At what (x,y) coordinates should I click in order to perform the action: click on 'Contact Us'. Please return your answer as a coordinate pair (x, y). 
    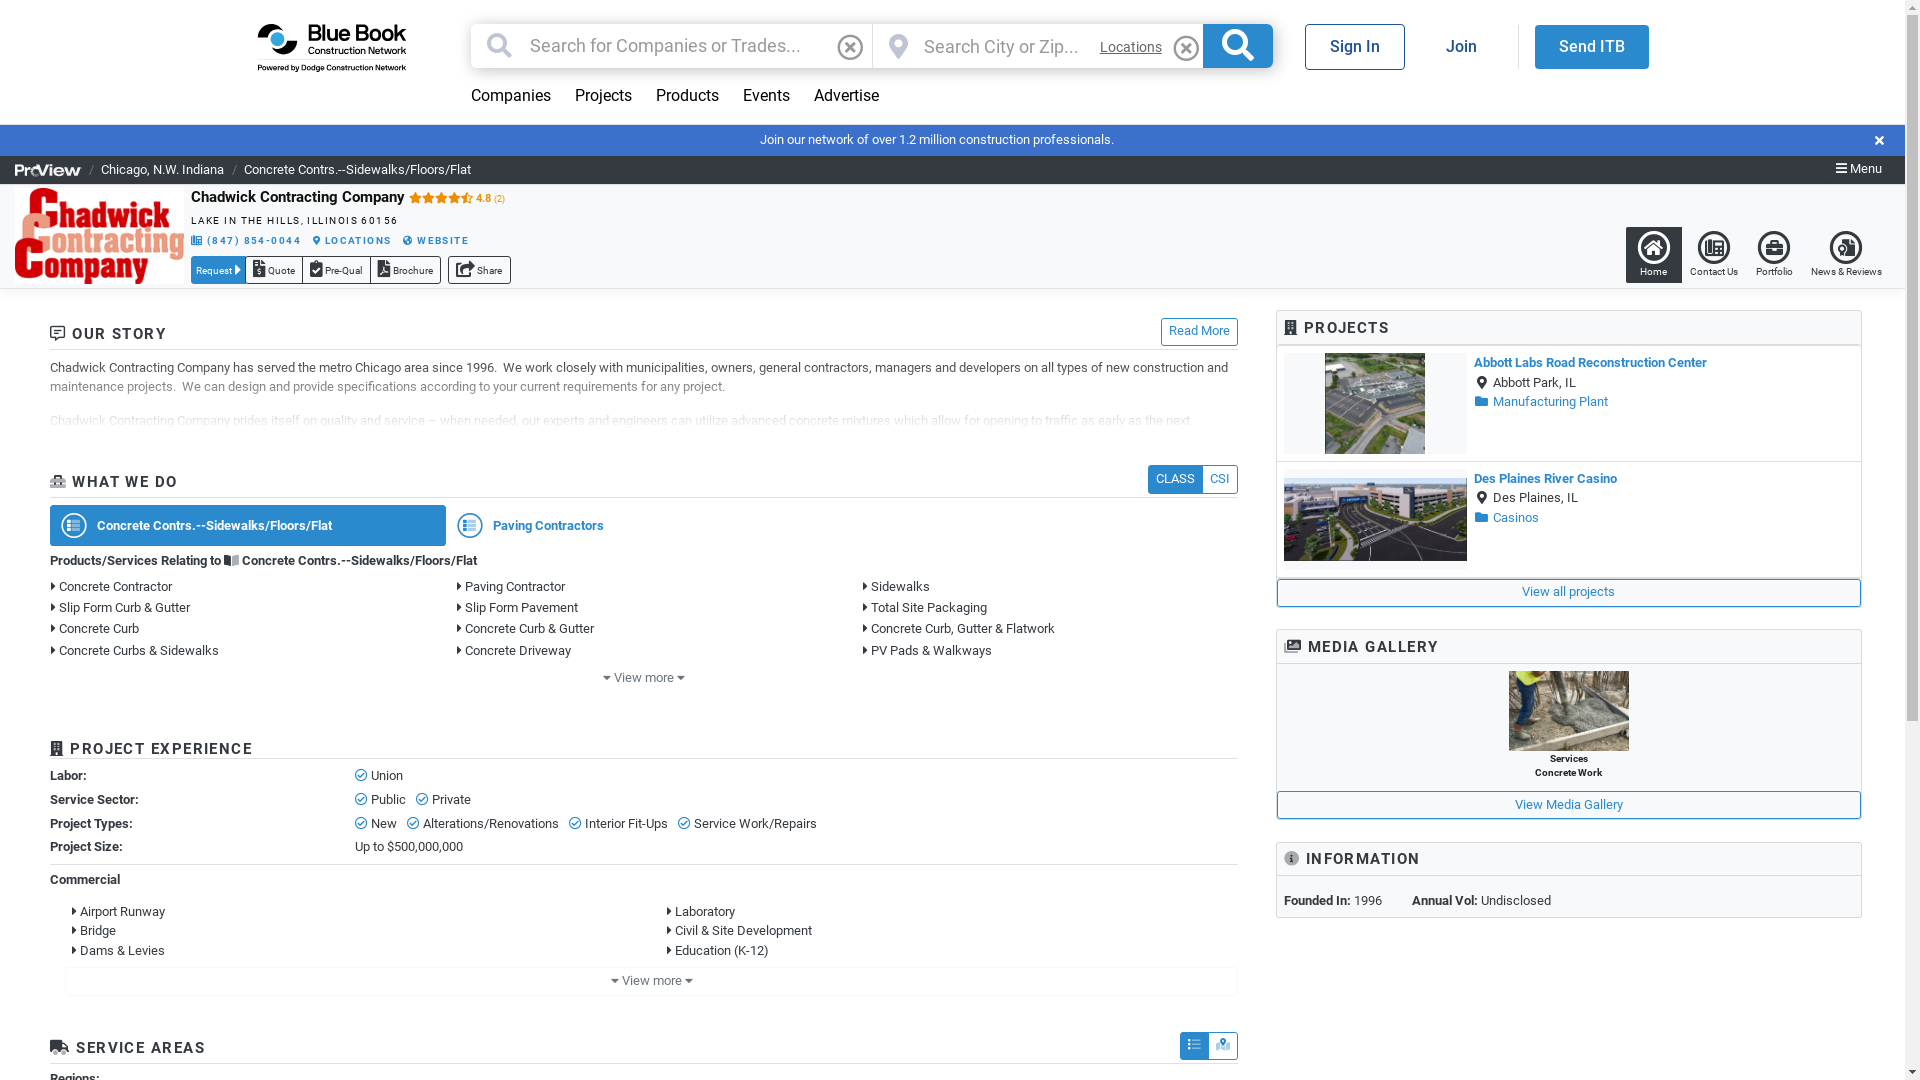
    Looking at the image, I should click on (1712, 253).